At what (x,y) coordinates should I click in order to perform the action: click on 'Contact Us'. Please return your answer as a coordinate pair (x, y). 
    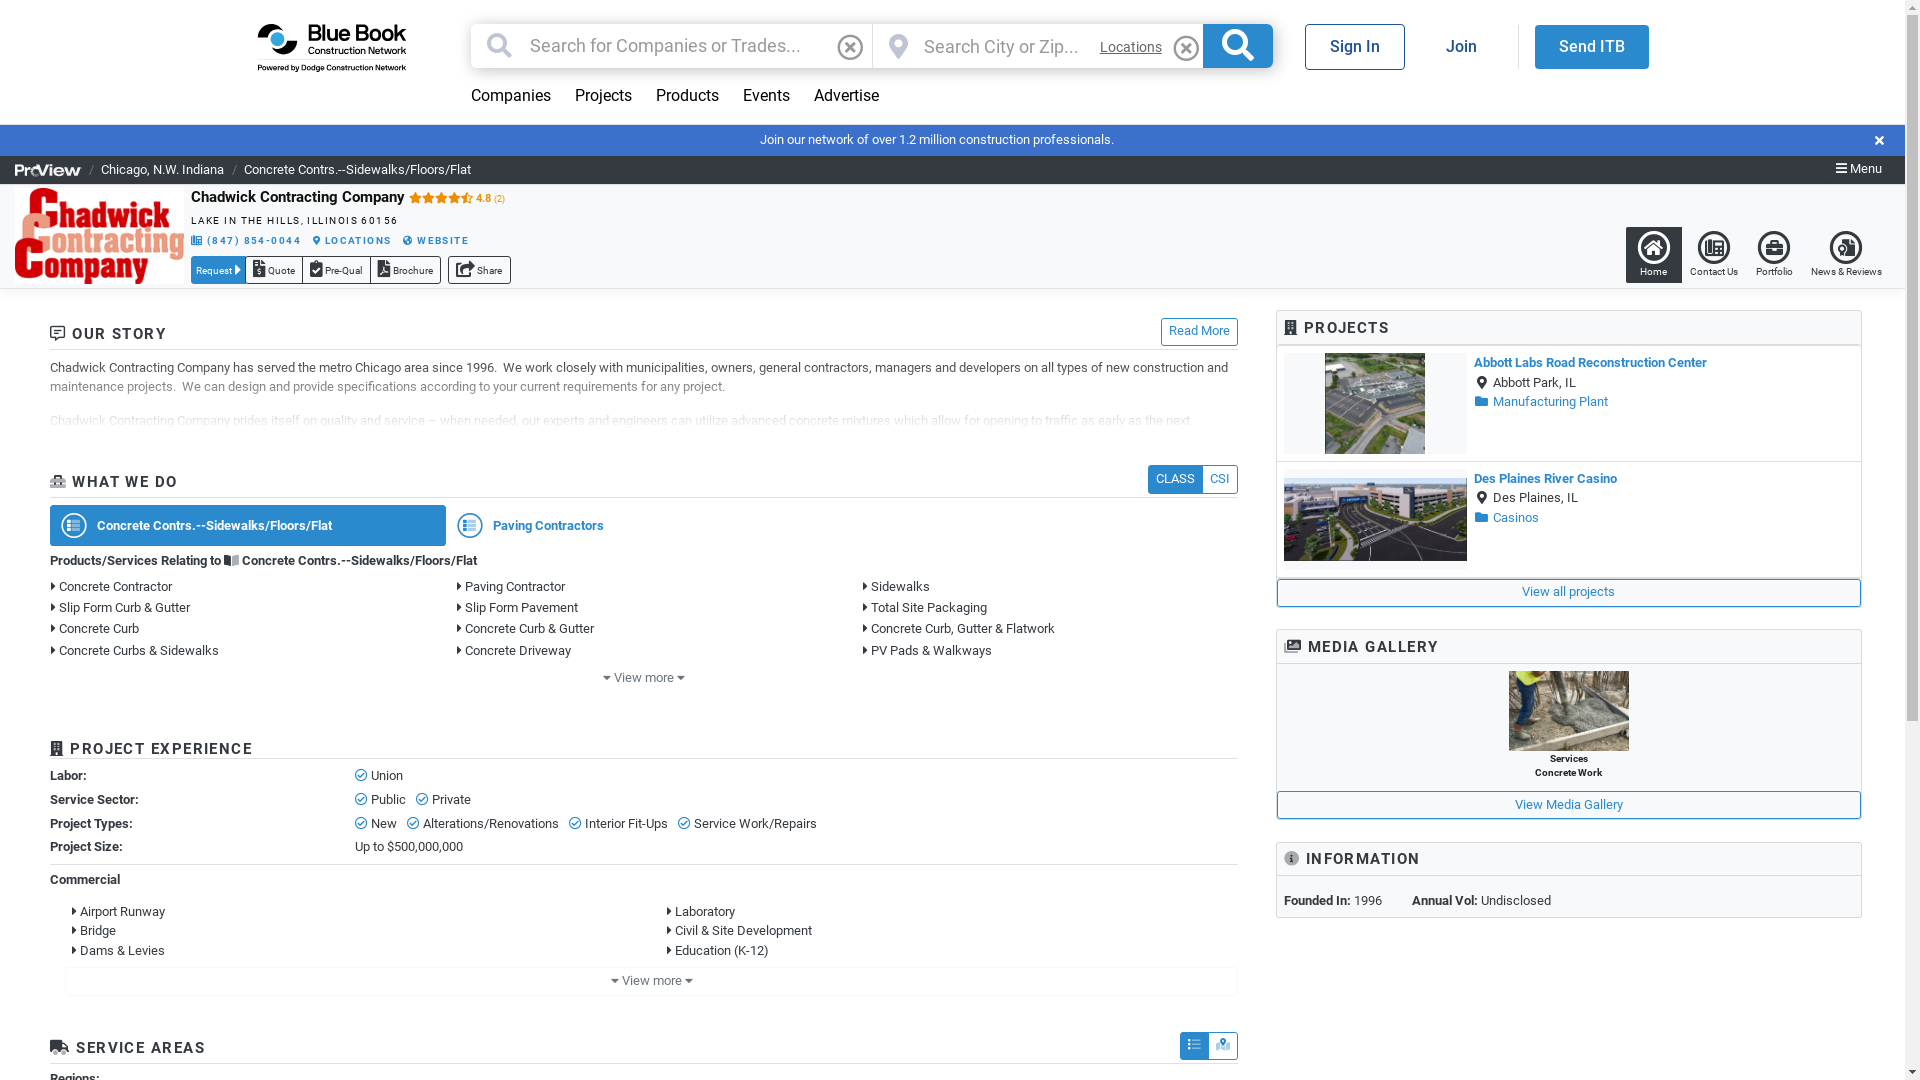
    Looking at the image, I should click on (1712, 253).